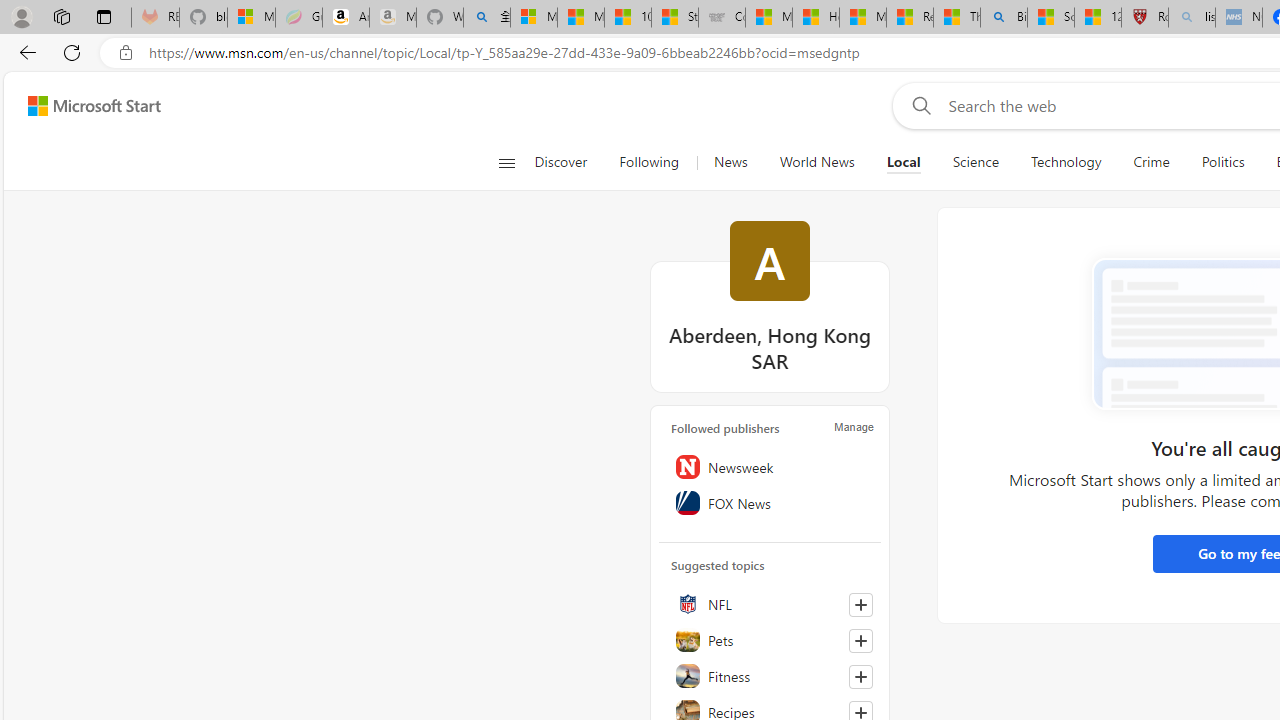 This screenshot has height=720, width=1280. I want to click on 'Pets', so click(769, 639).